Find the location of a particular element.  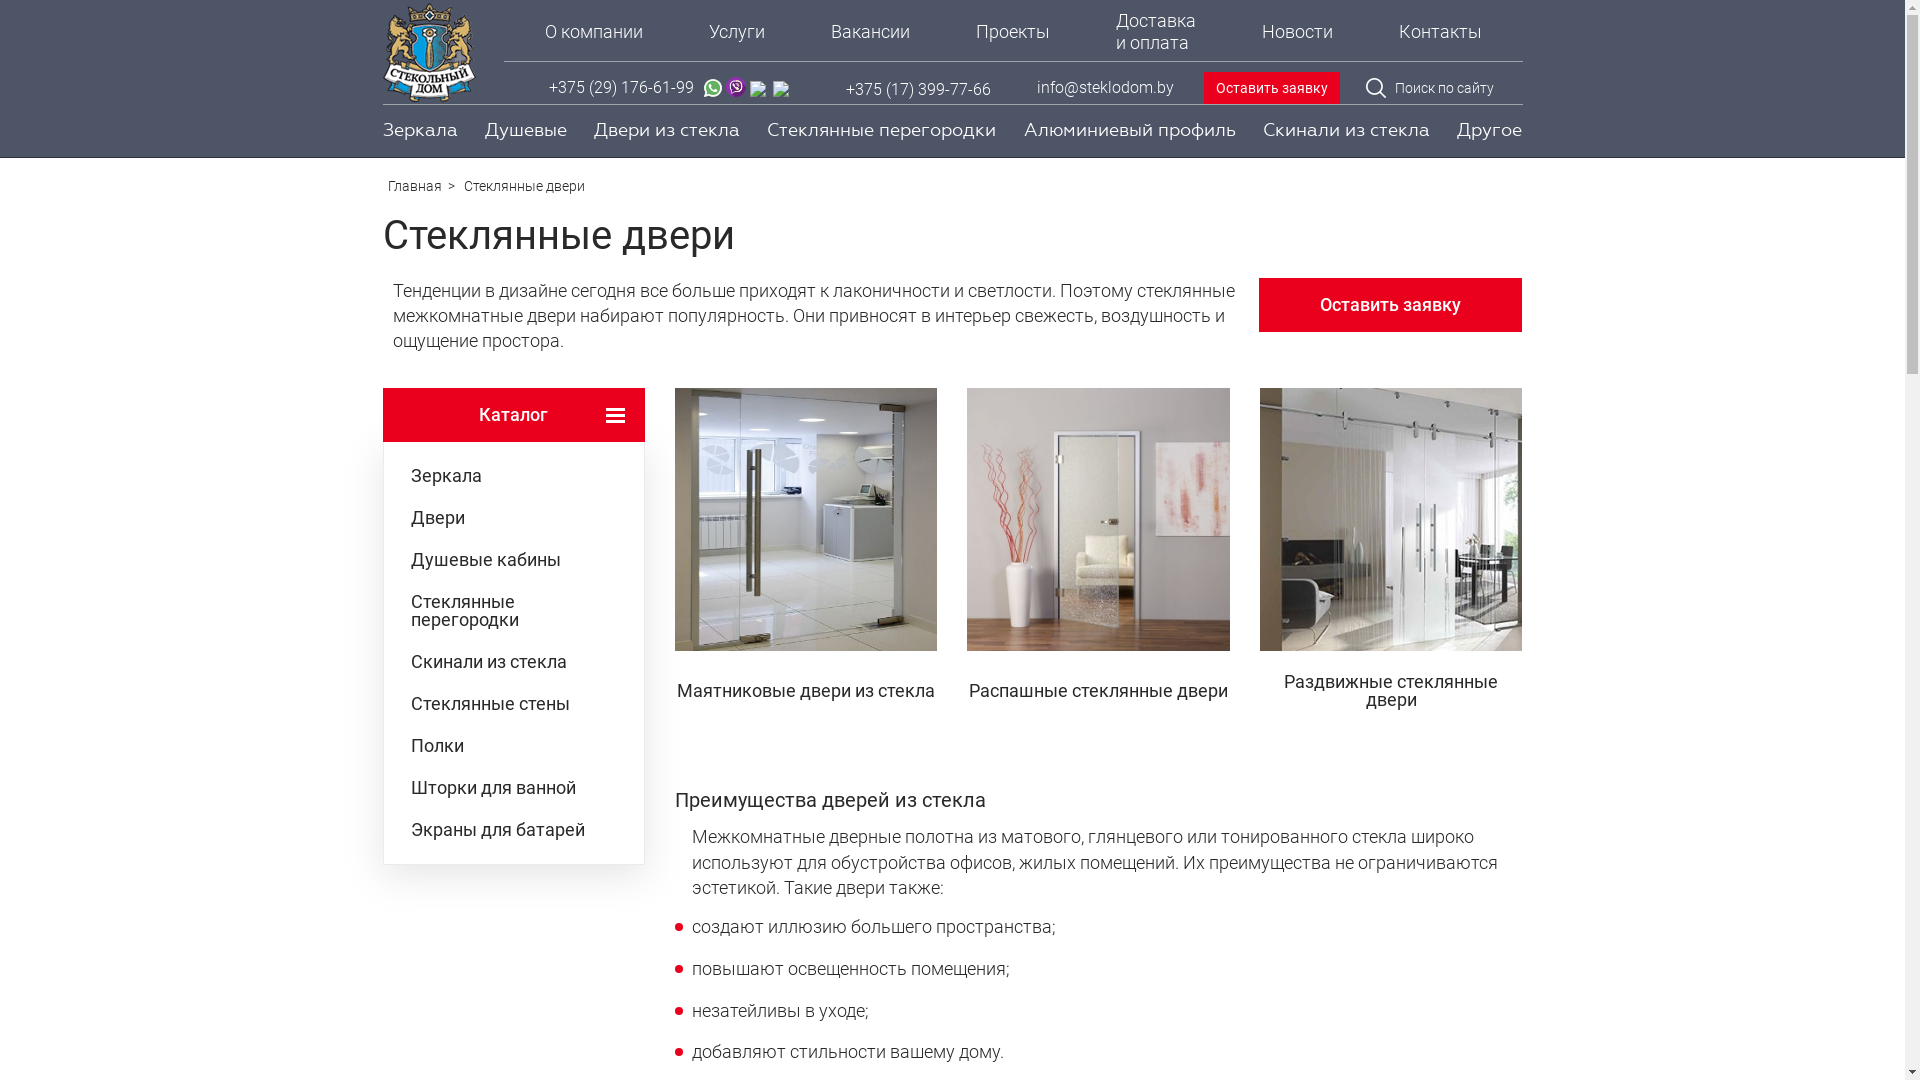

'+375 (17) 399-77-66' is located at coordinates (845, 88).